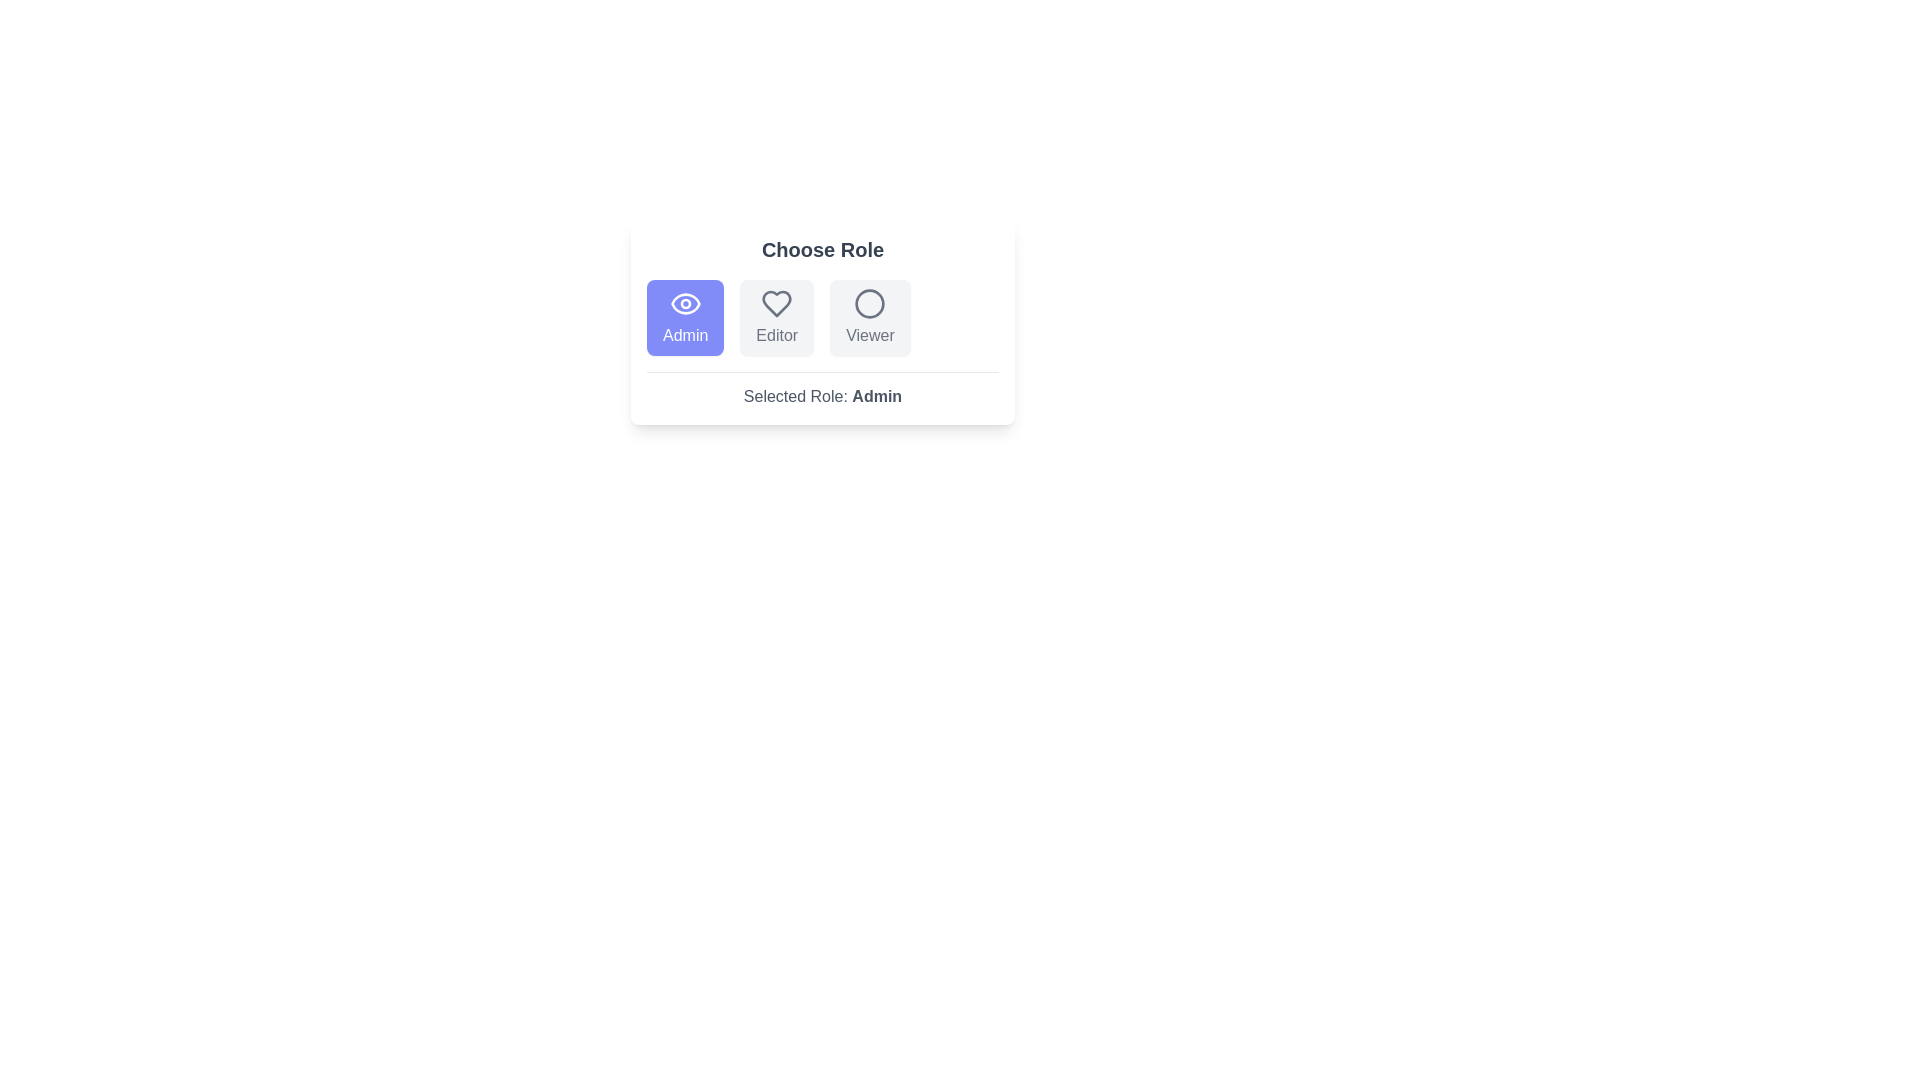 The height and width of the screenshot is (1080, 1920). I want to click on Text label indicating the currently selected role, positioned at the bottom center of the card below the role options 'Admin', 'Editor', and 'Viewer', so click(822, 390).